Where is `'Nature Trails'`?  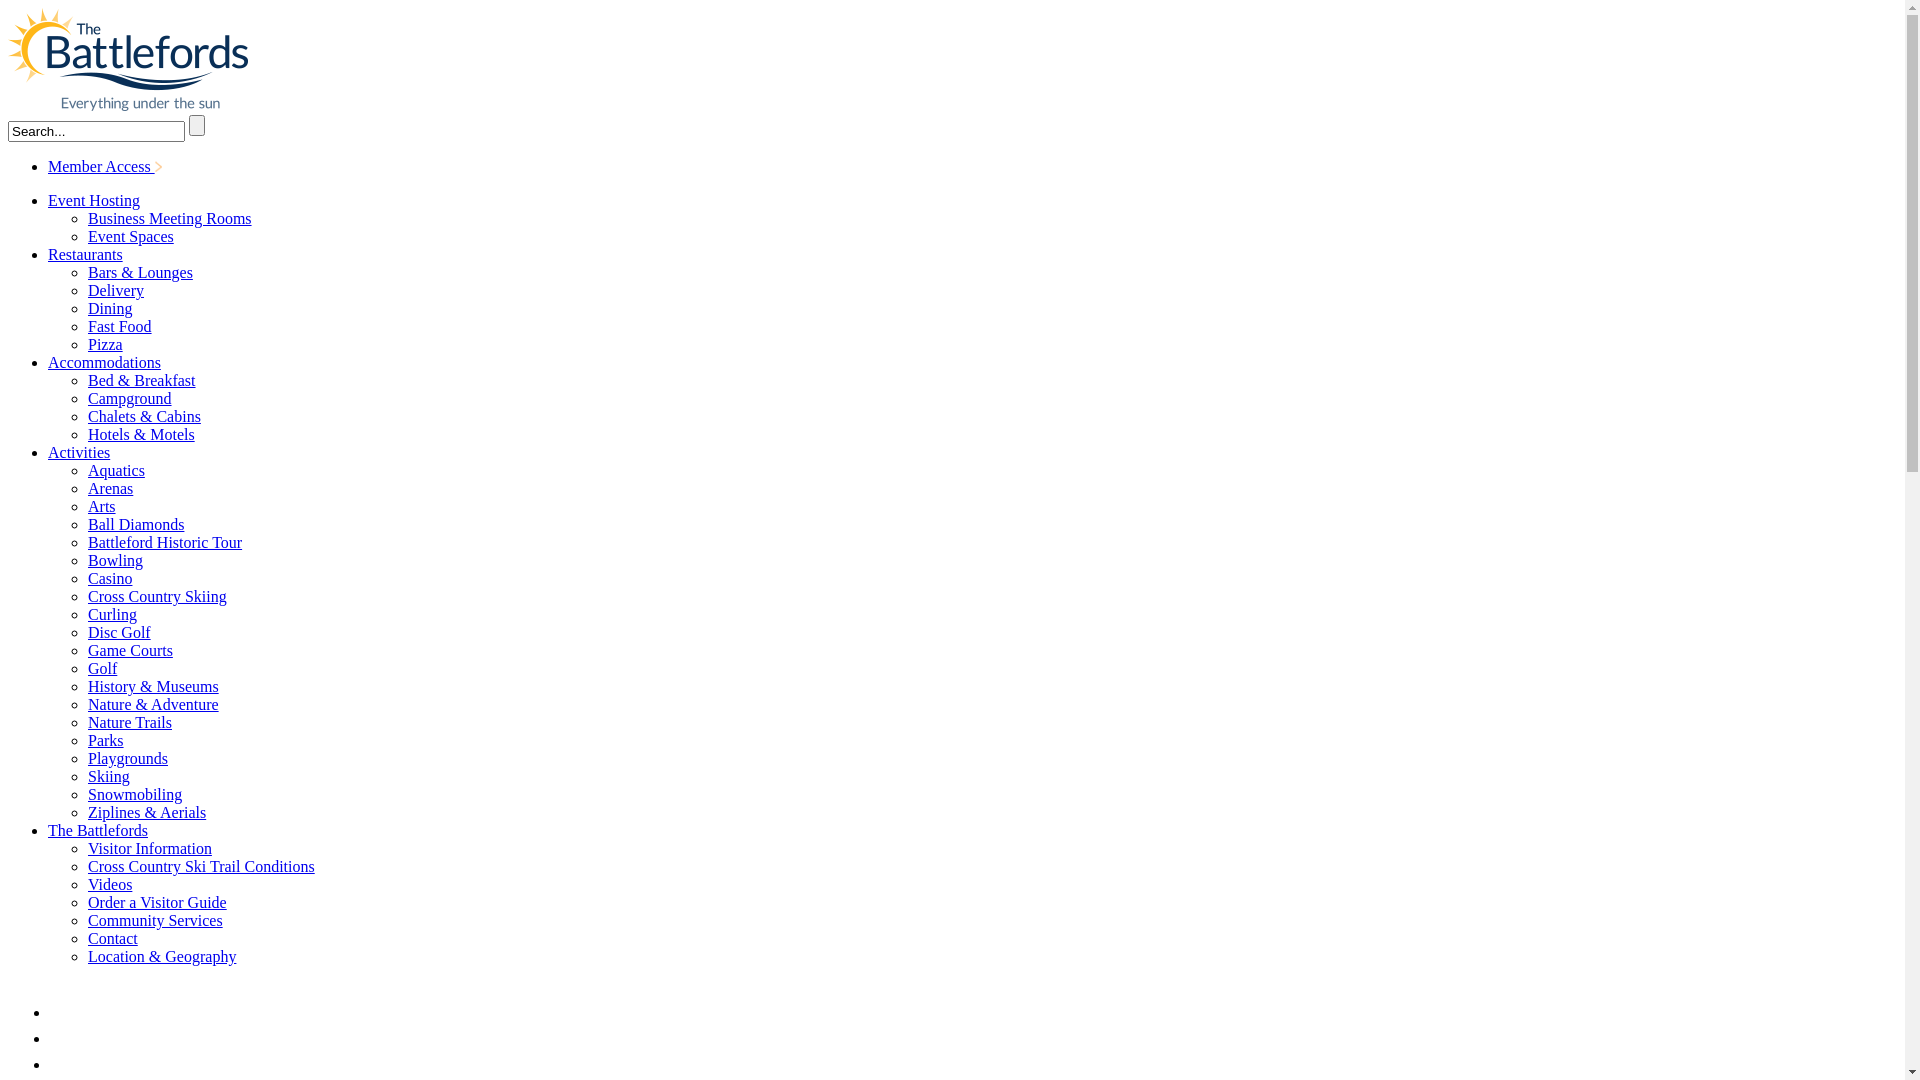 'Nature Trails' is located at coordinates (86, 722).